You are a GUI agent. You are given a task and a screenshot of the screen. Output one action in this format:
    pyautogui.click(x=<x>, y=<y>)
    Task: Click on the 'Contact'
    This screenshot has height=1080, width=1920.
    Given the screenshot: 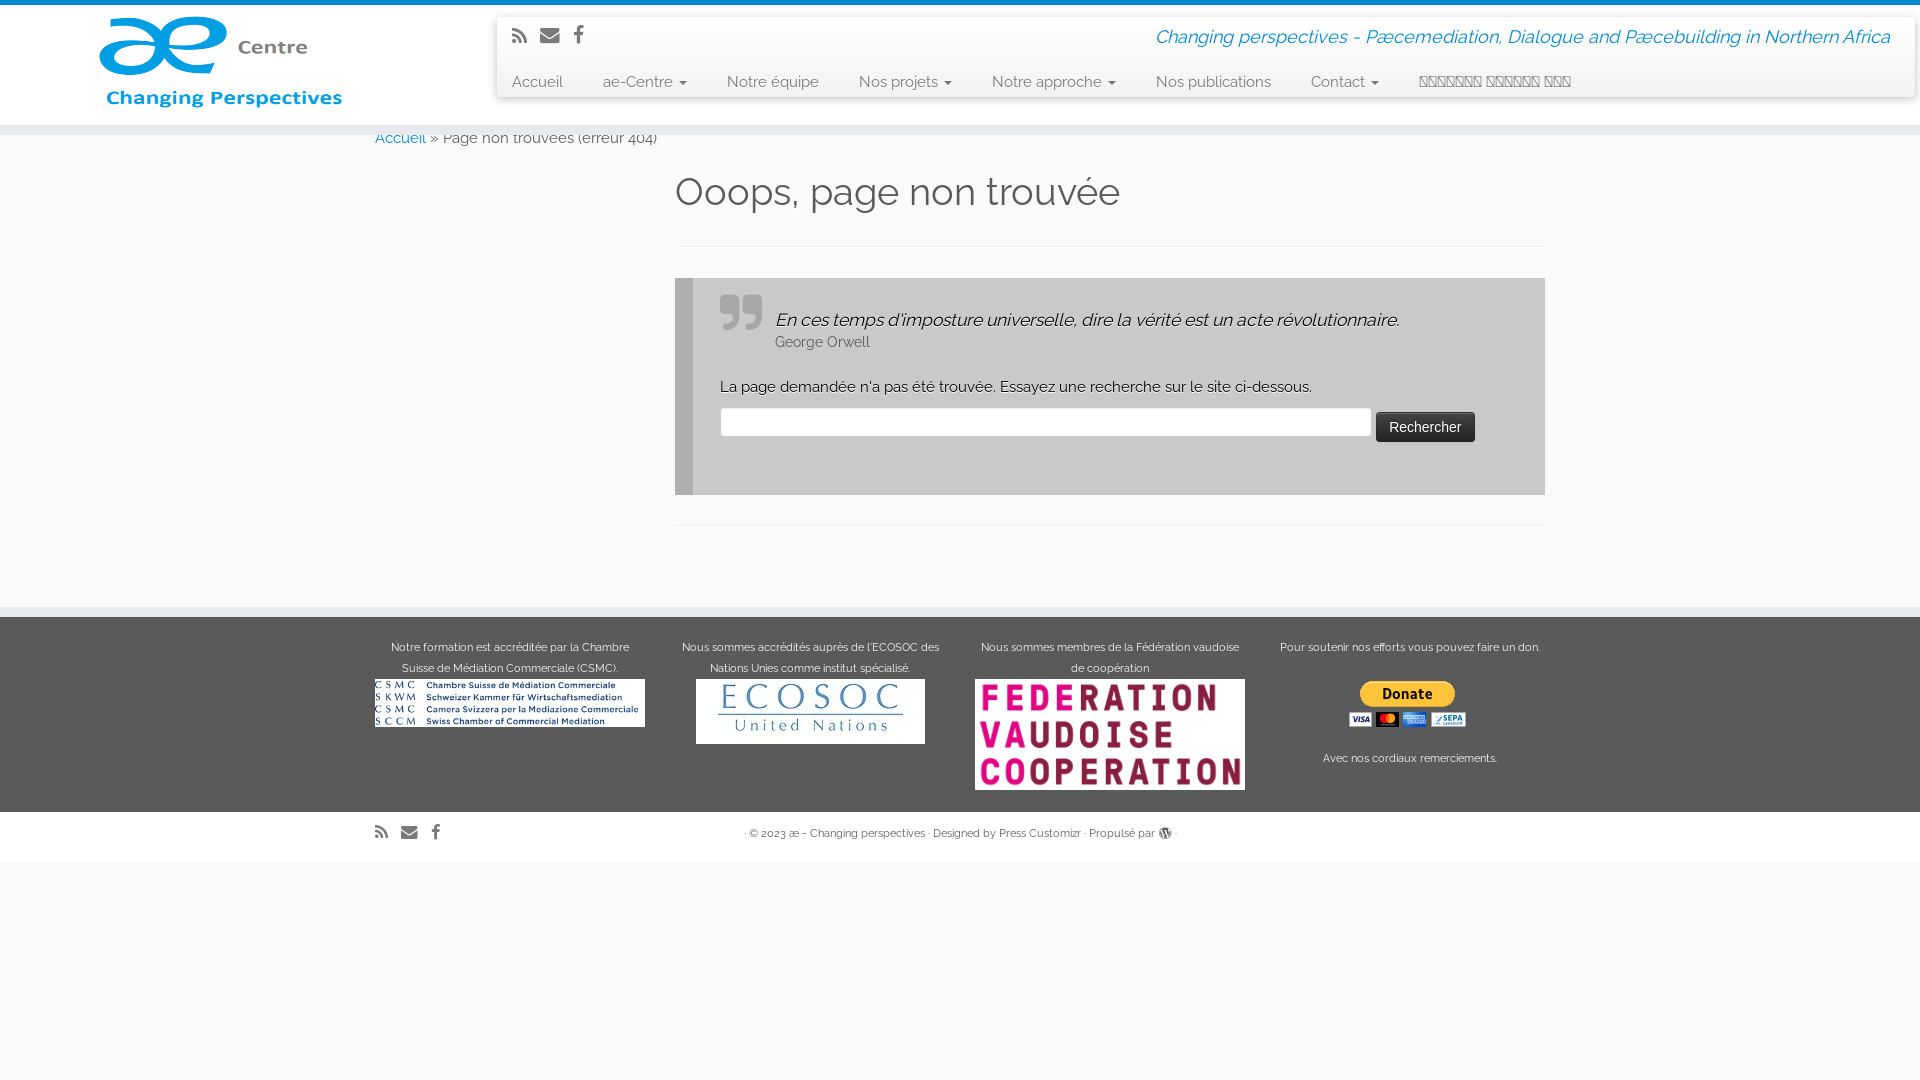 What is the action you would take?
    pyautogui.click(x=1344, y=80)
    